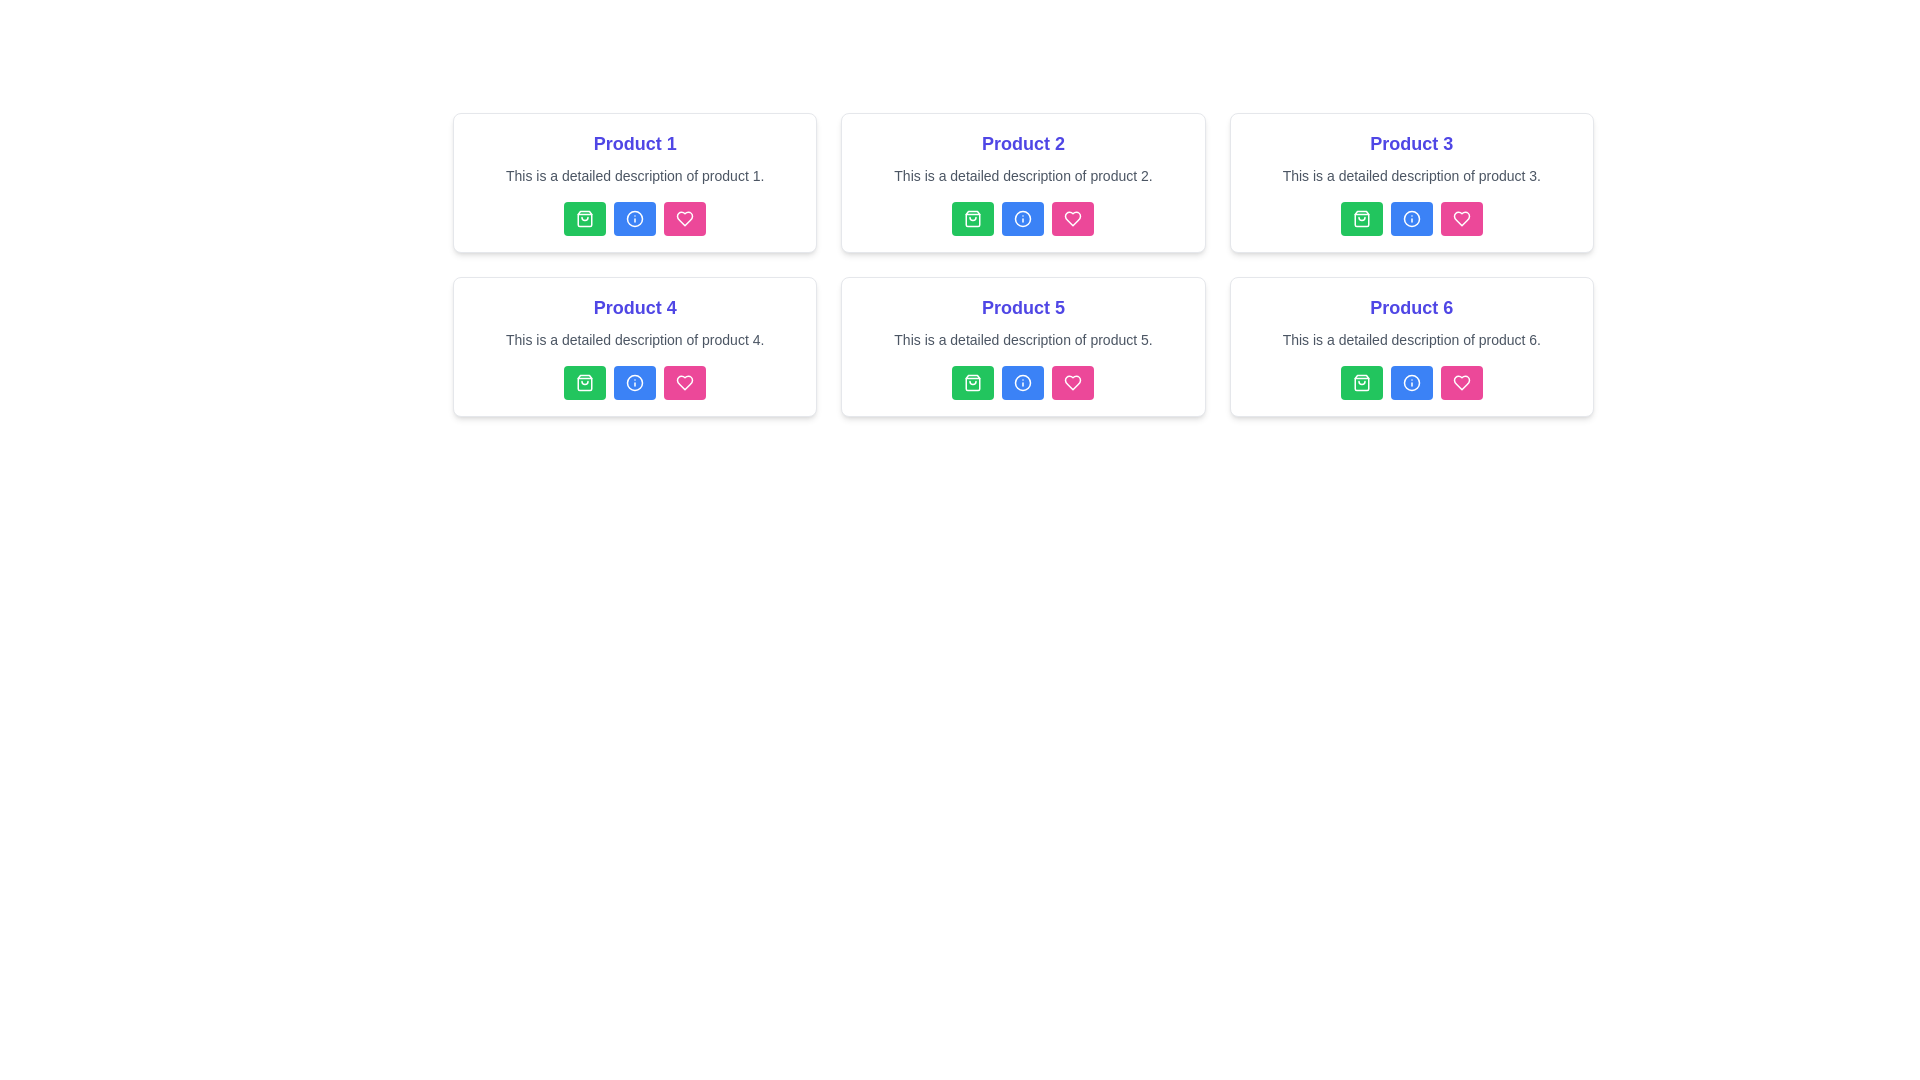 The height and width of the screenshot is (1080, 1920). Describe the element at coordinates (1410, 382) in the screenshot. I see `the blue button with white text and an information icon, located in the center of the three buttons below the 'Product 6' card` at that location.